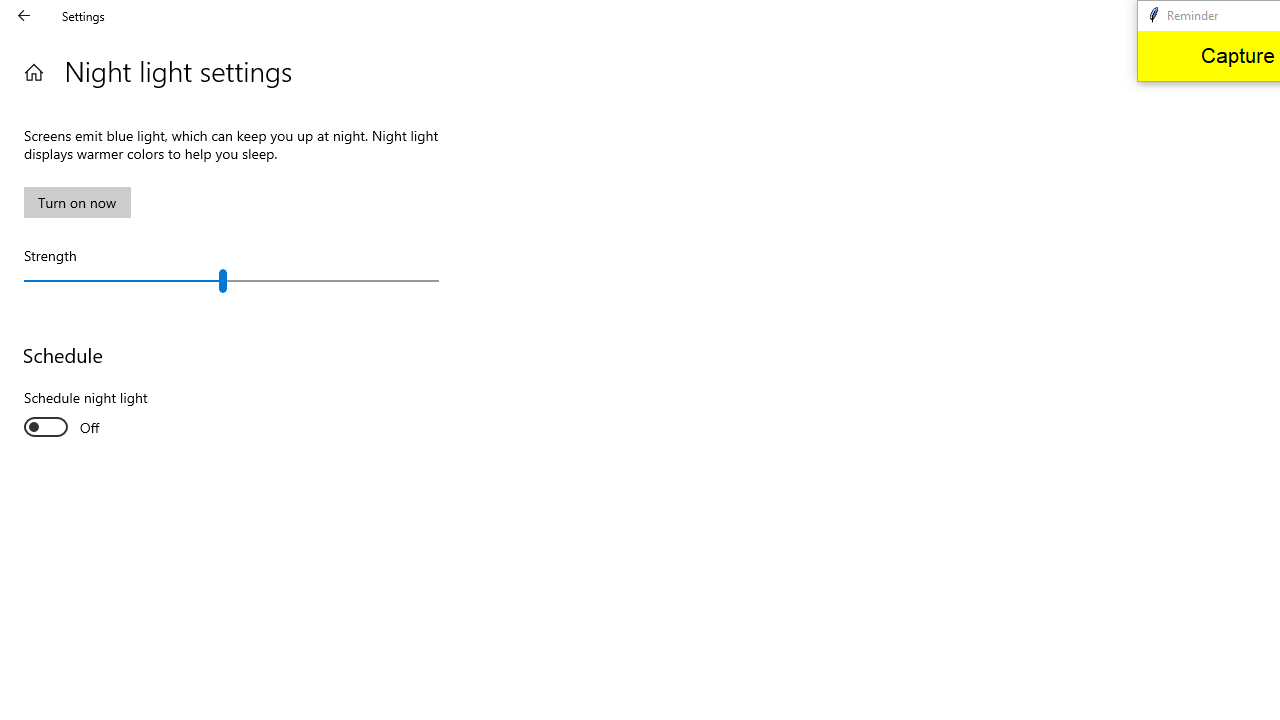 This screenshot has width=1280, height=720. What do you see at coordinates (96, 414) in the screenshot?
I see `'Schedule night light'` at bounding box center [96, 414].